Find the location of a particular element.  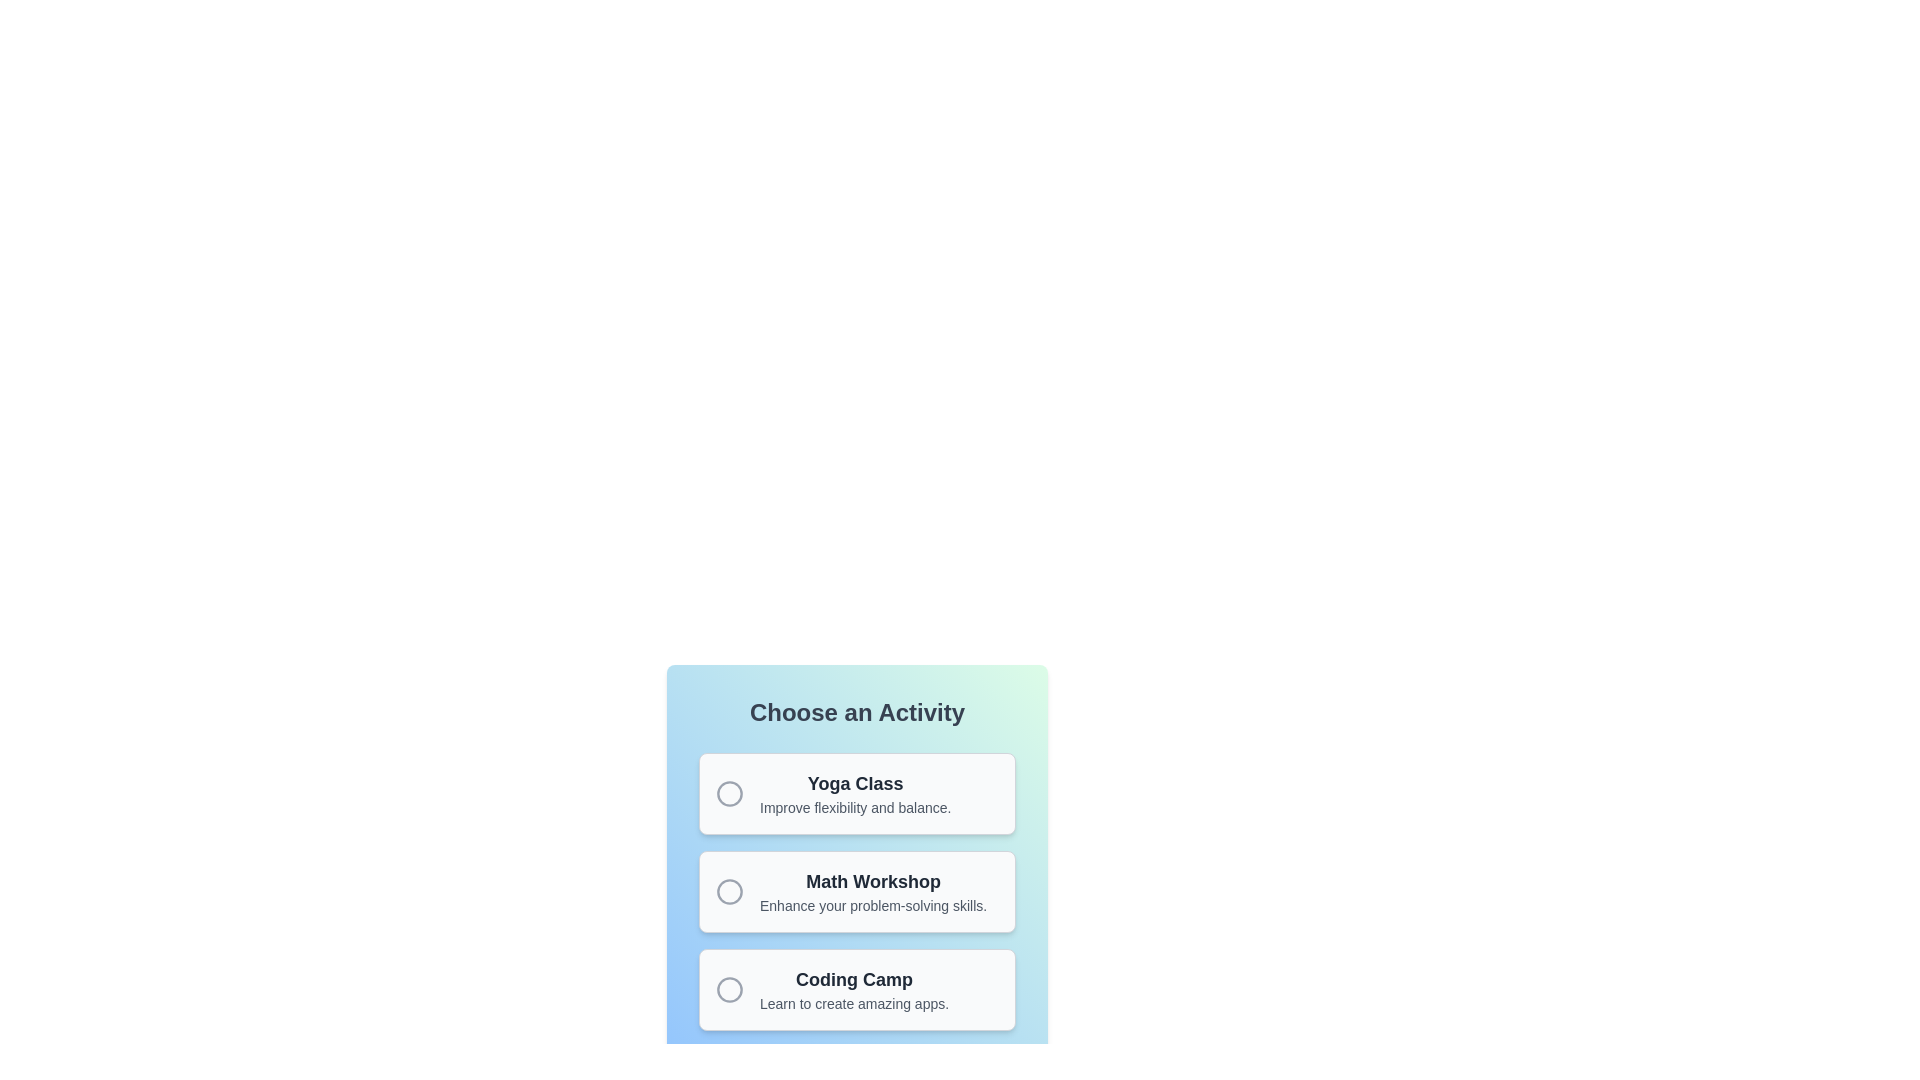

the 'Math Workshop' activity selection card, which is the second item in the list under the 'Choose an Activity' heading is located at coordinates (857, 863).